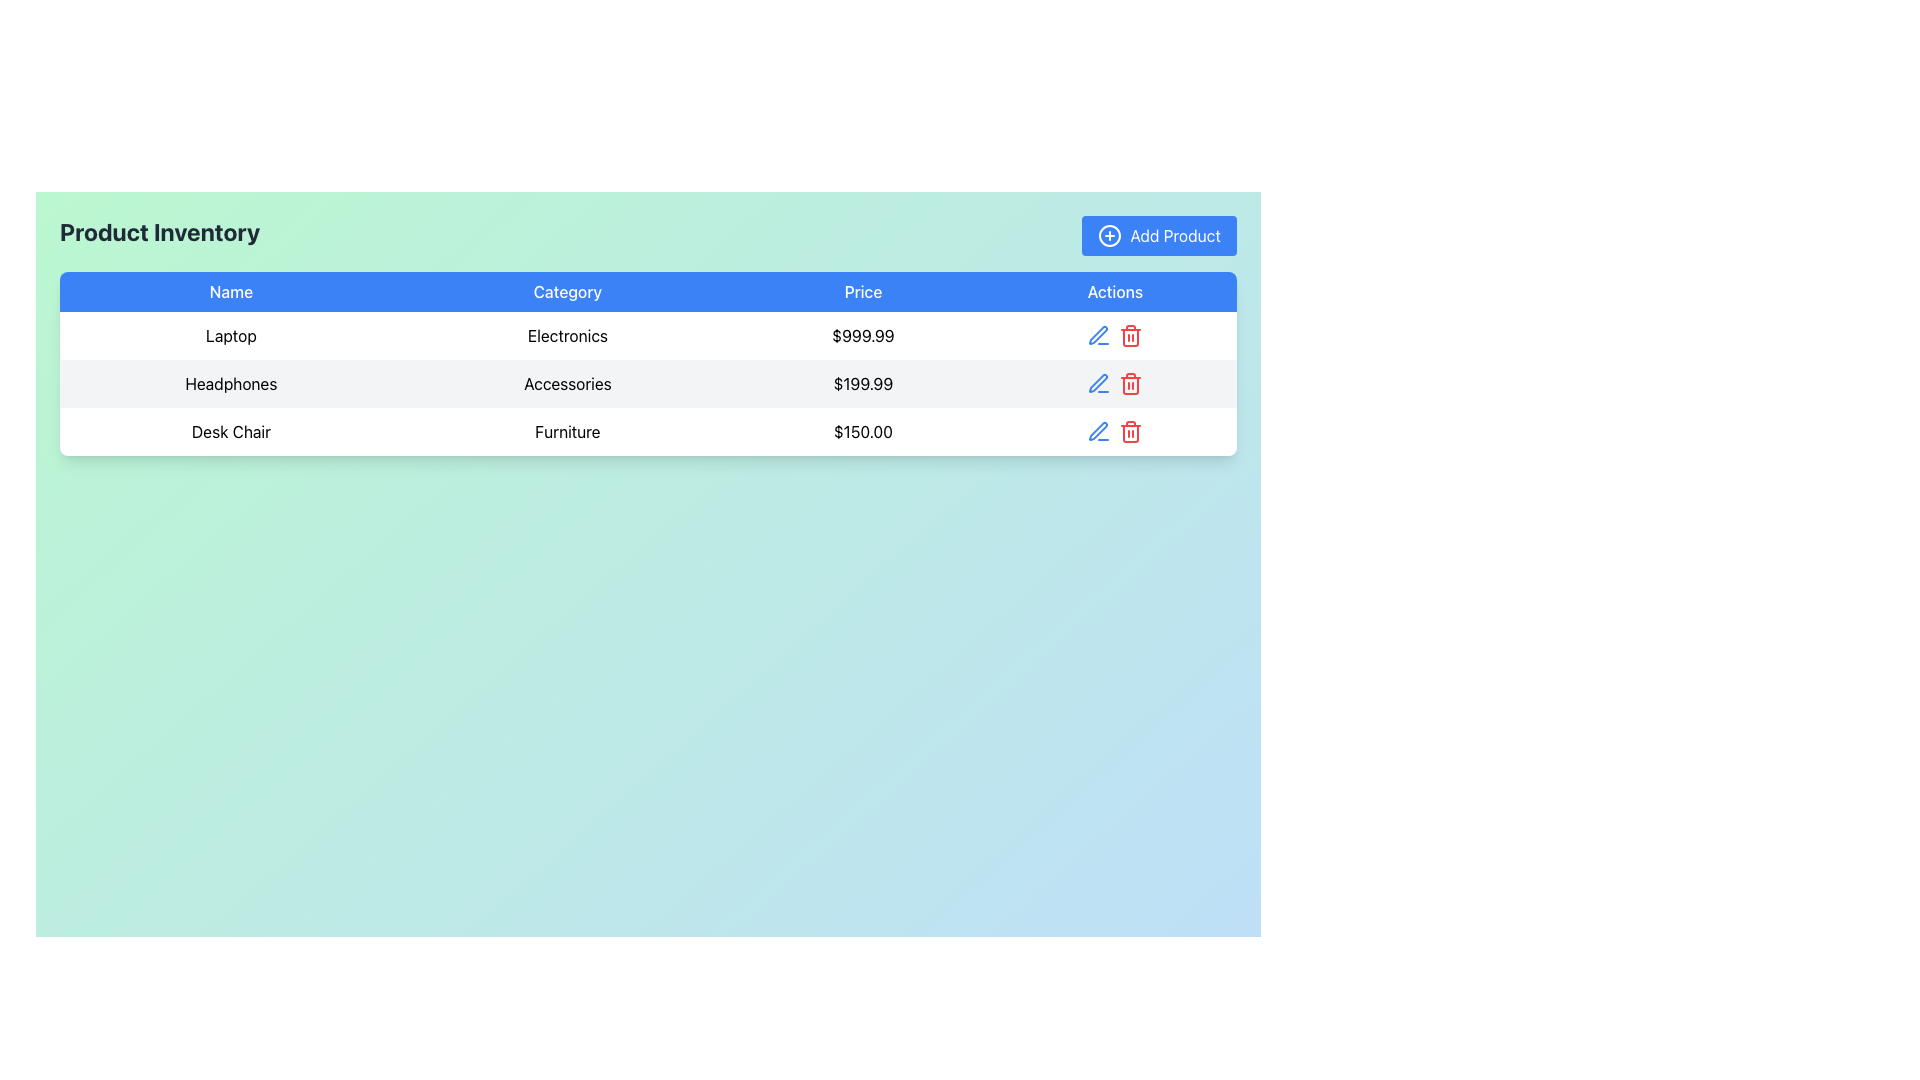 This screenshot has height=1080, width=1920. What do you see at coordinates (1098, 384) in the screenshot?
I see `the edit button for the 'Headphones' product entry located in the 'Actions' column` at bounding box center [1098, 384].